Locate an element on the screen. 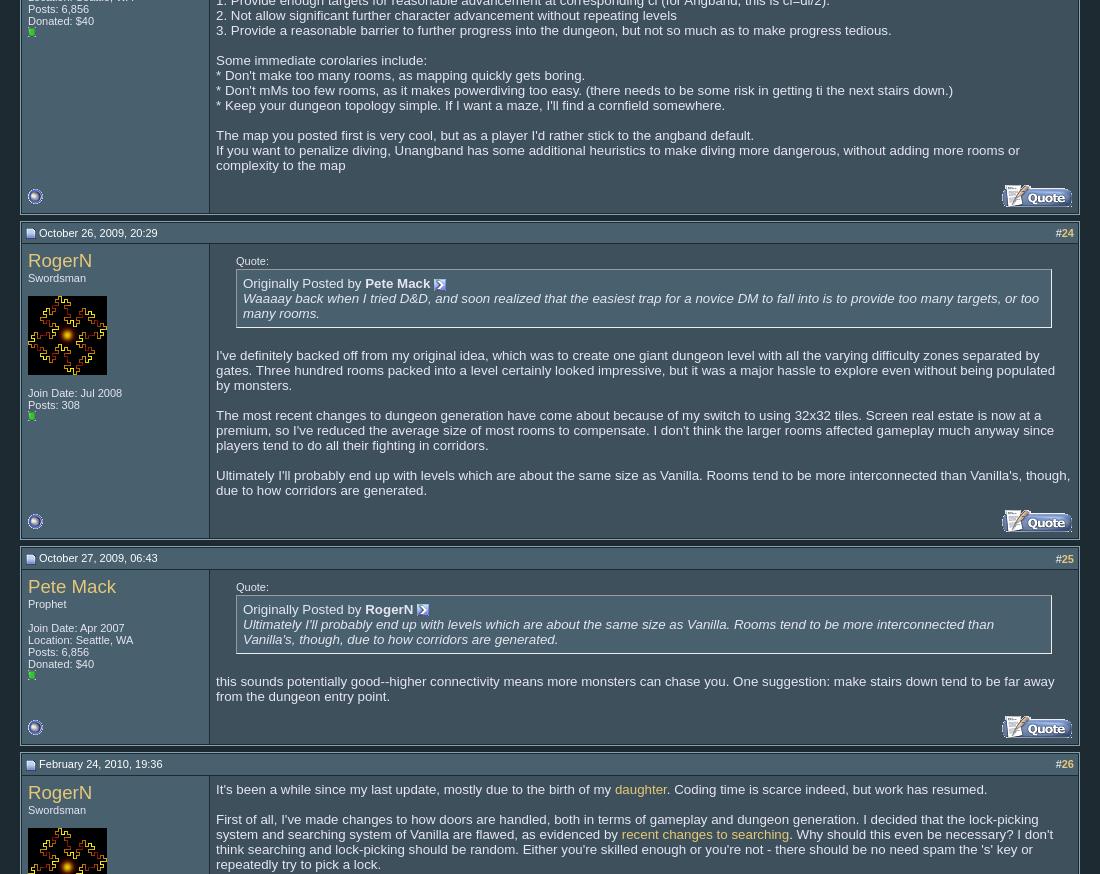  'Prophet' is located at coordinates (27, 601).